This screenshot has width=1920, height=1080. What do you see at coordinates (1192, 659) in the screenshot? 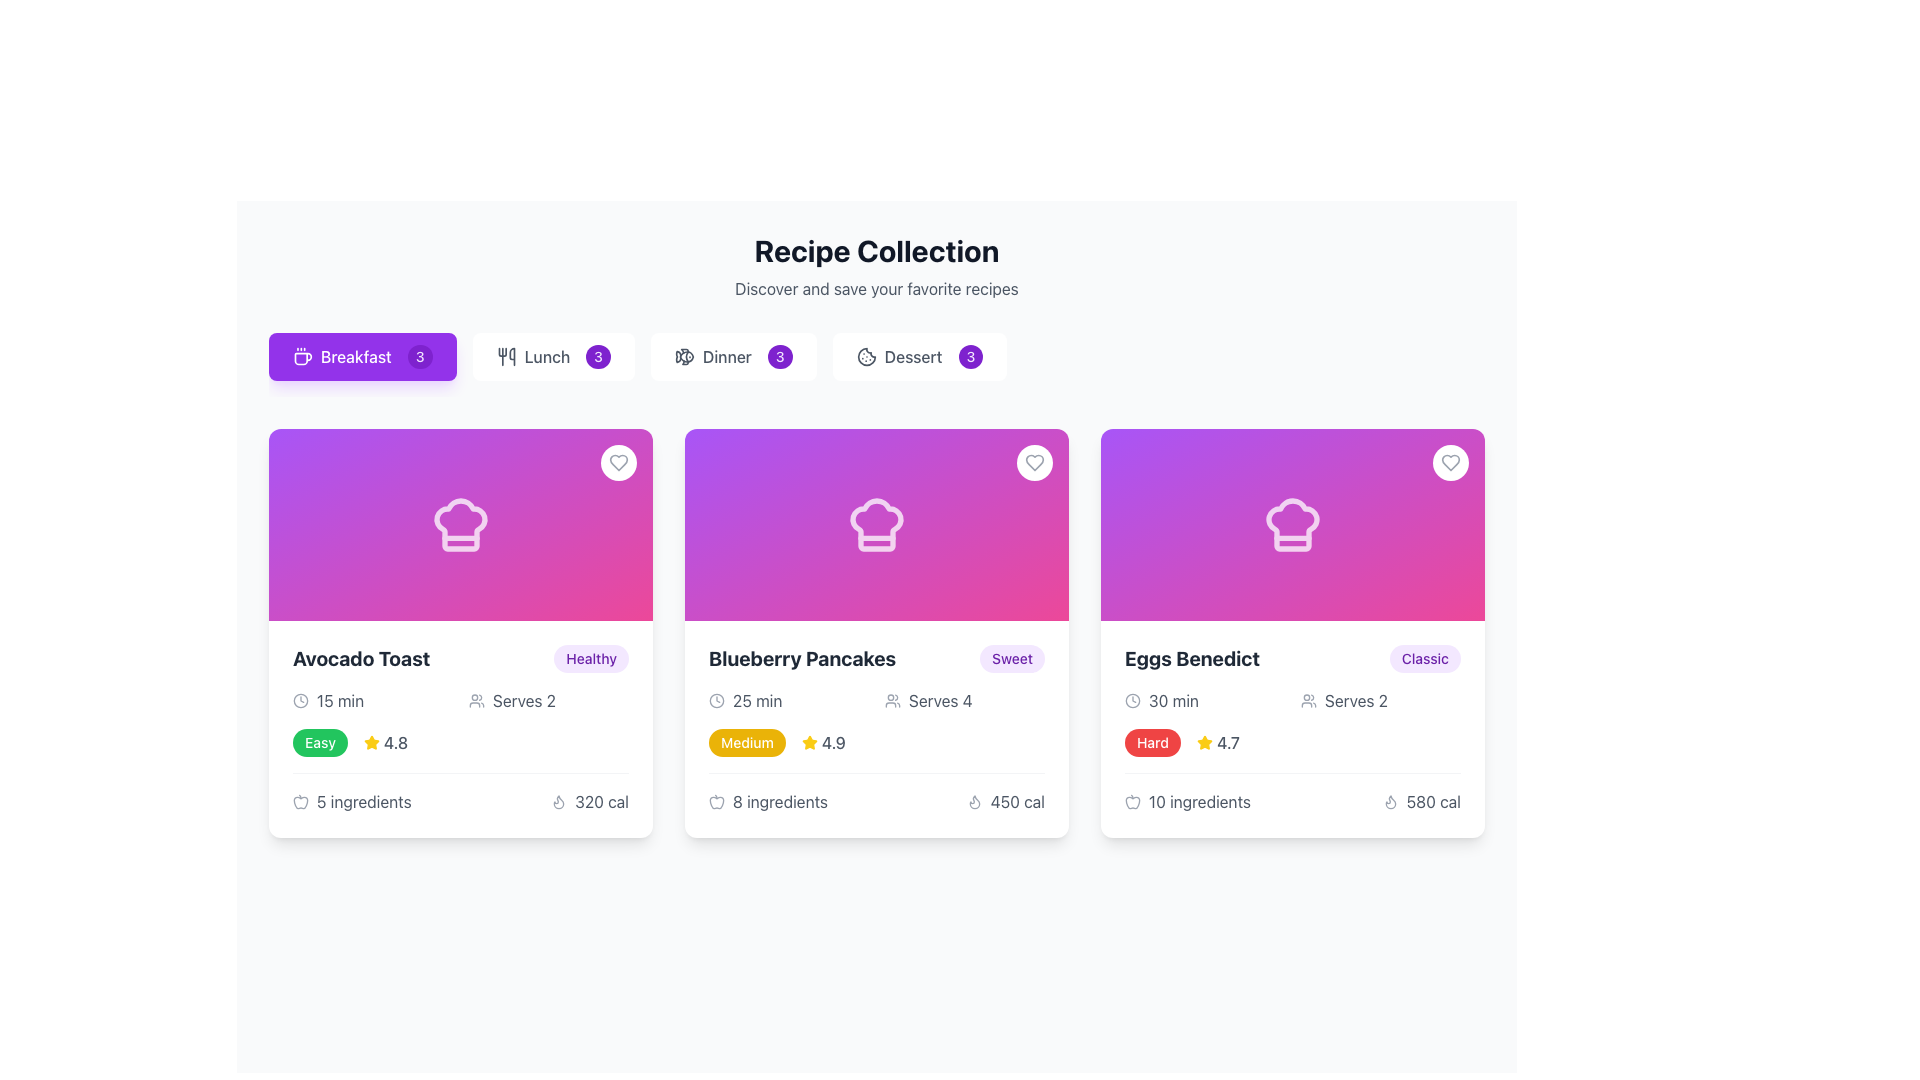
I see `the 'Eggs Benedict' text label displayed in bold, extra-large gray font, located in the middle-right card of the grid layout` at bounding box center [1192, 659].